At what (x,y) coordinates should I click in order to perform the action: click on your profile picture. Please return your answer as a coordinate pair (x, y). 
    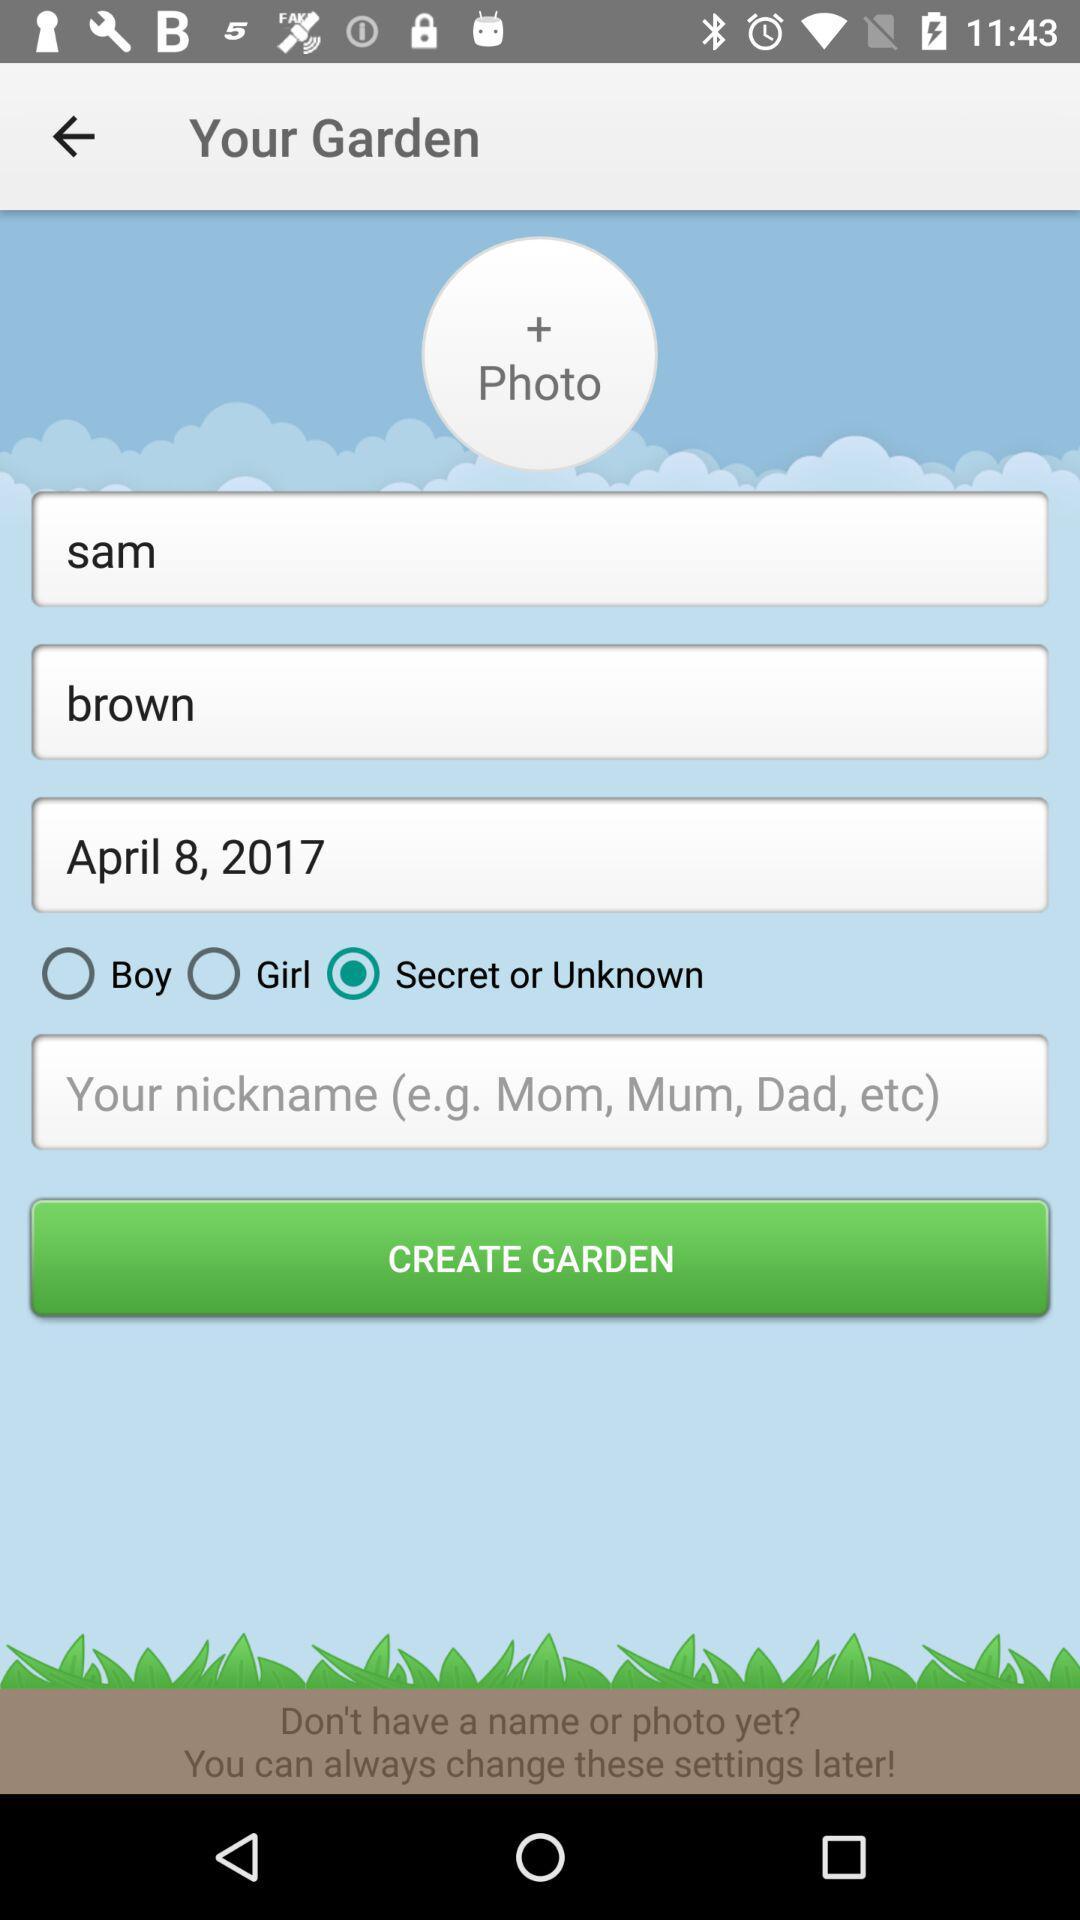
    Looking at the image, I should click on (538, 354).